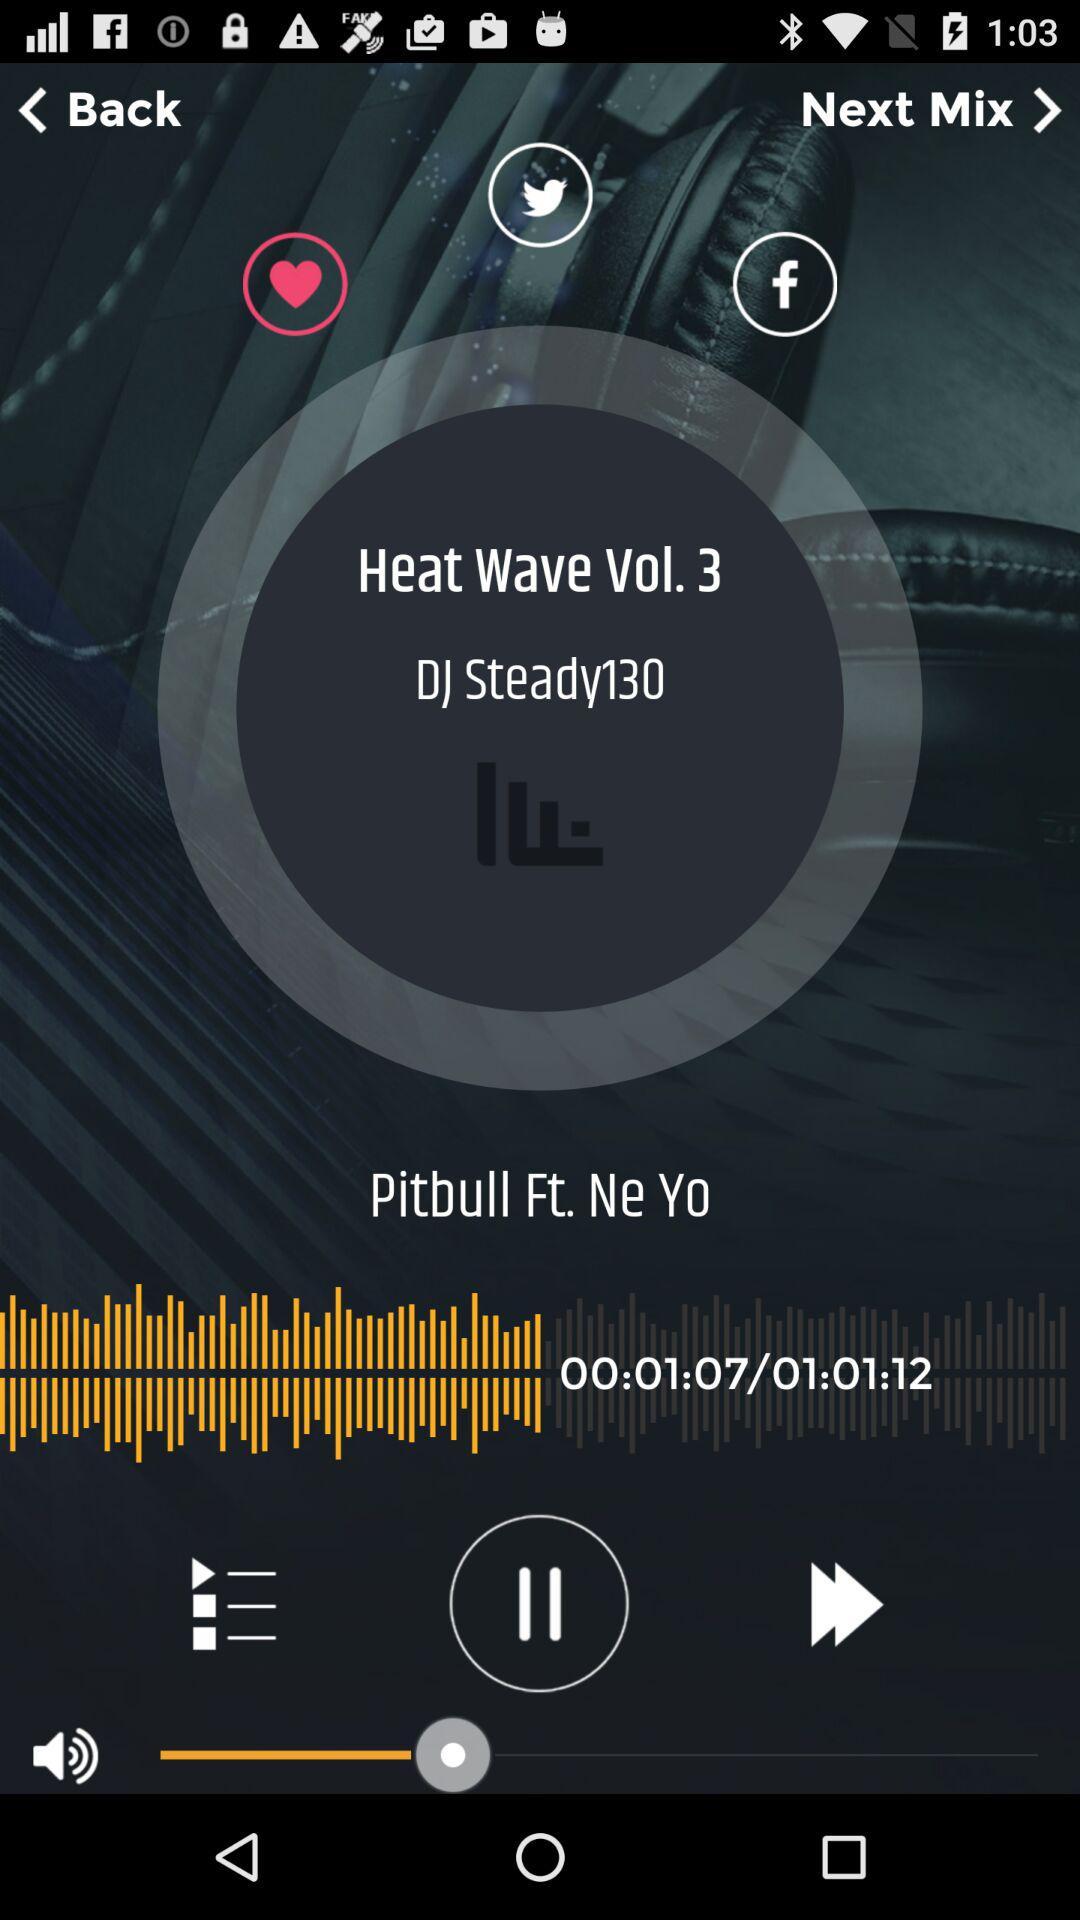 This screenshot has height=1920, width=1080. What do you see at coordinates (847, 1603) in the screenshot?
I see `icon at the bottom right corner` at bounding box center [847, 1603].